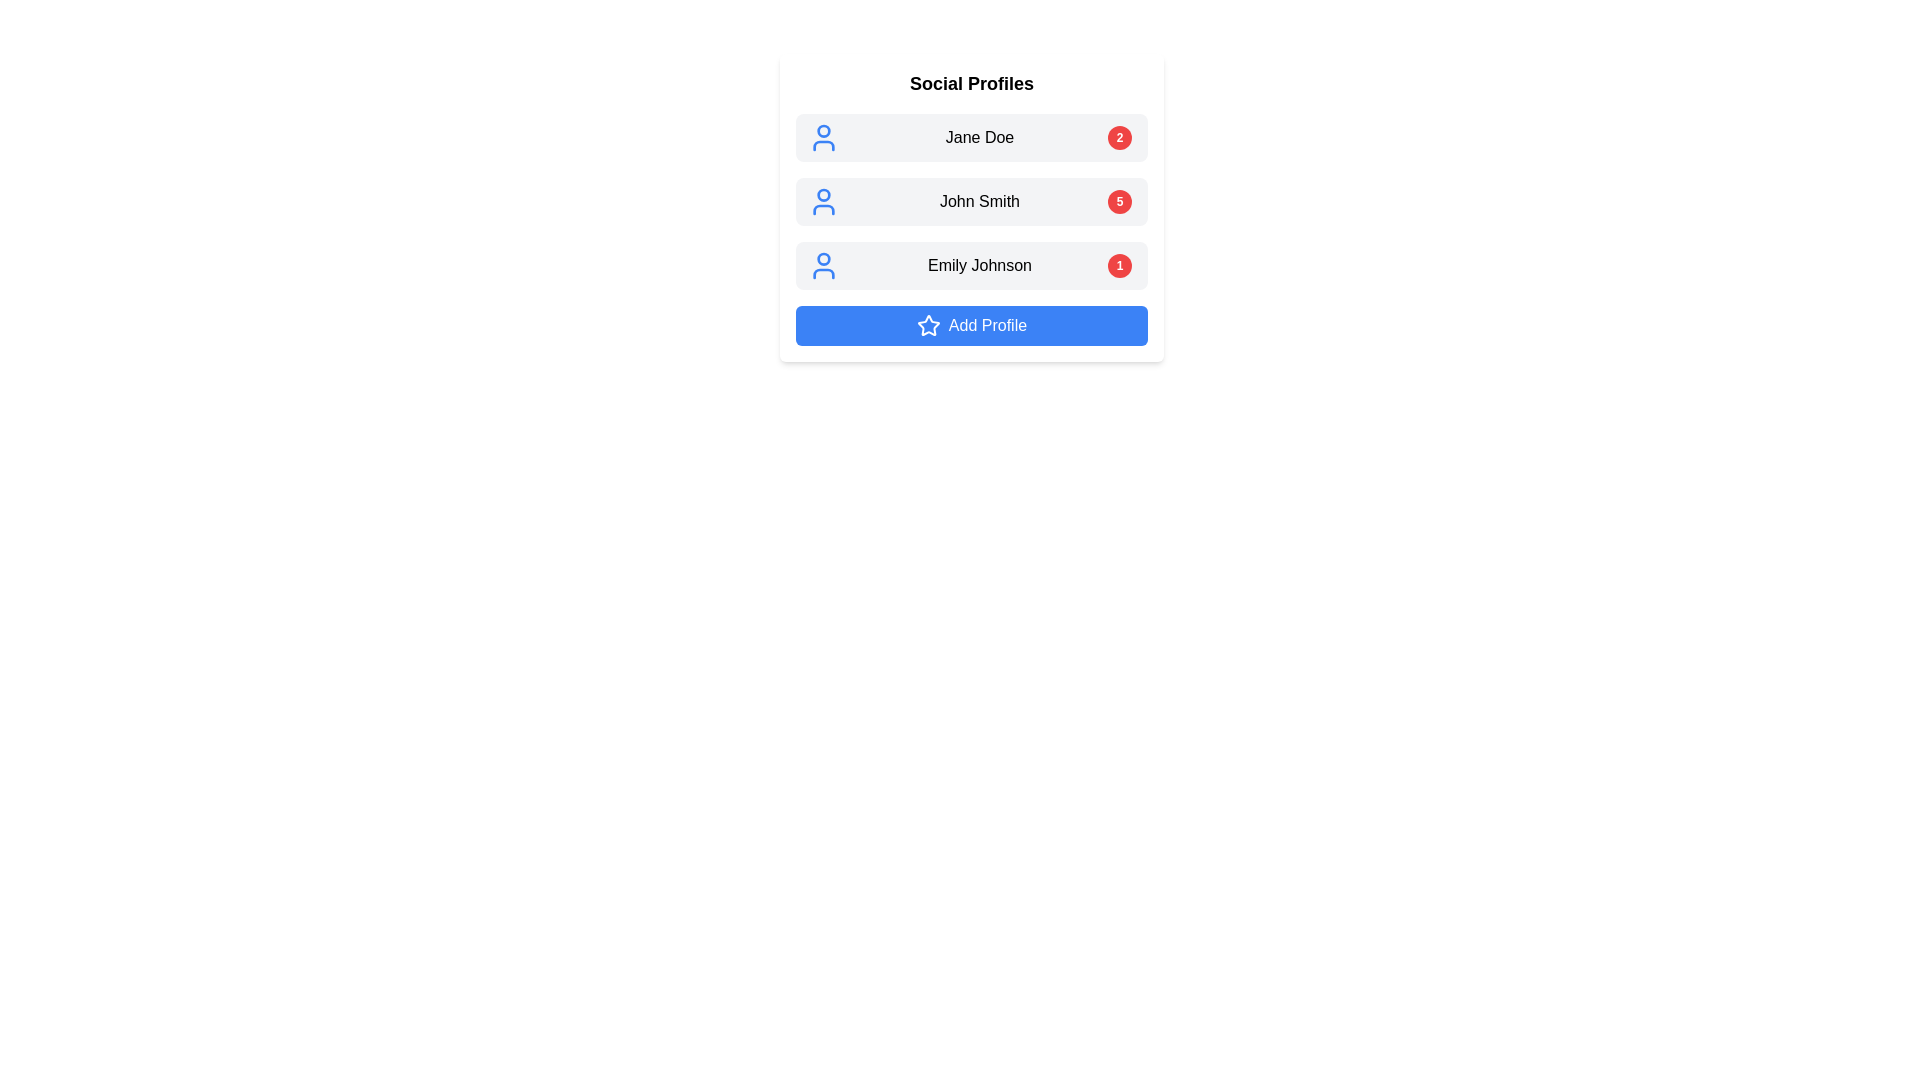 This screenshot has height=1080, width=1920. What do you see at coordinates (824, 145) in the screenshot?
I see `the user icon component within the SVG image, which is positioned to the left of the text 'Jane Doe' and above the red badge with the number '2'` at bounding box center [824, 145].